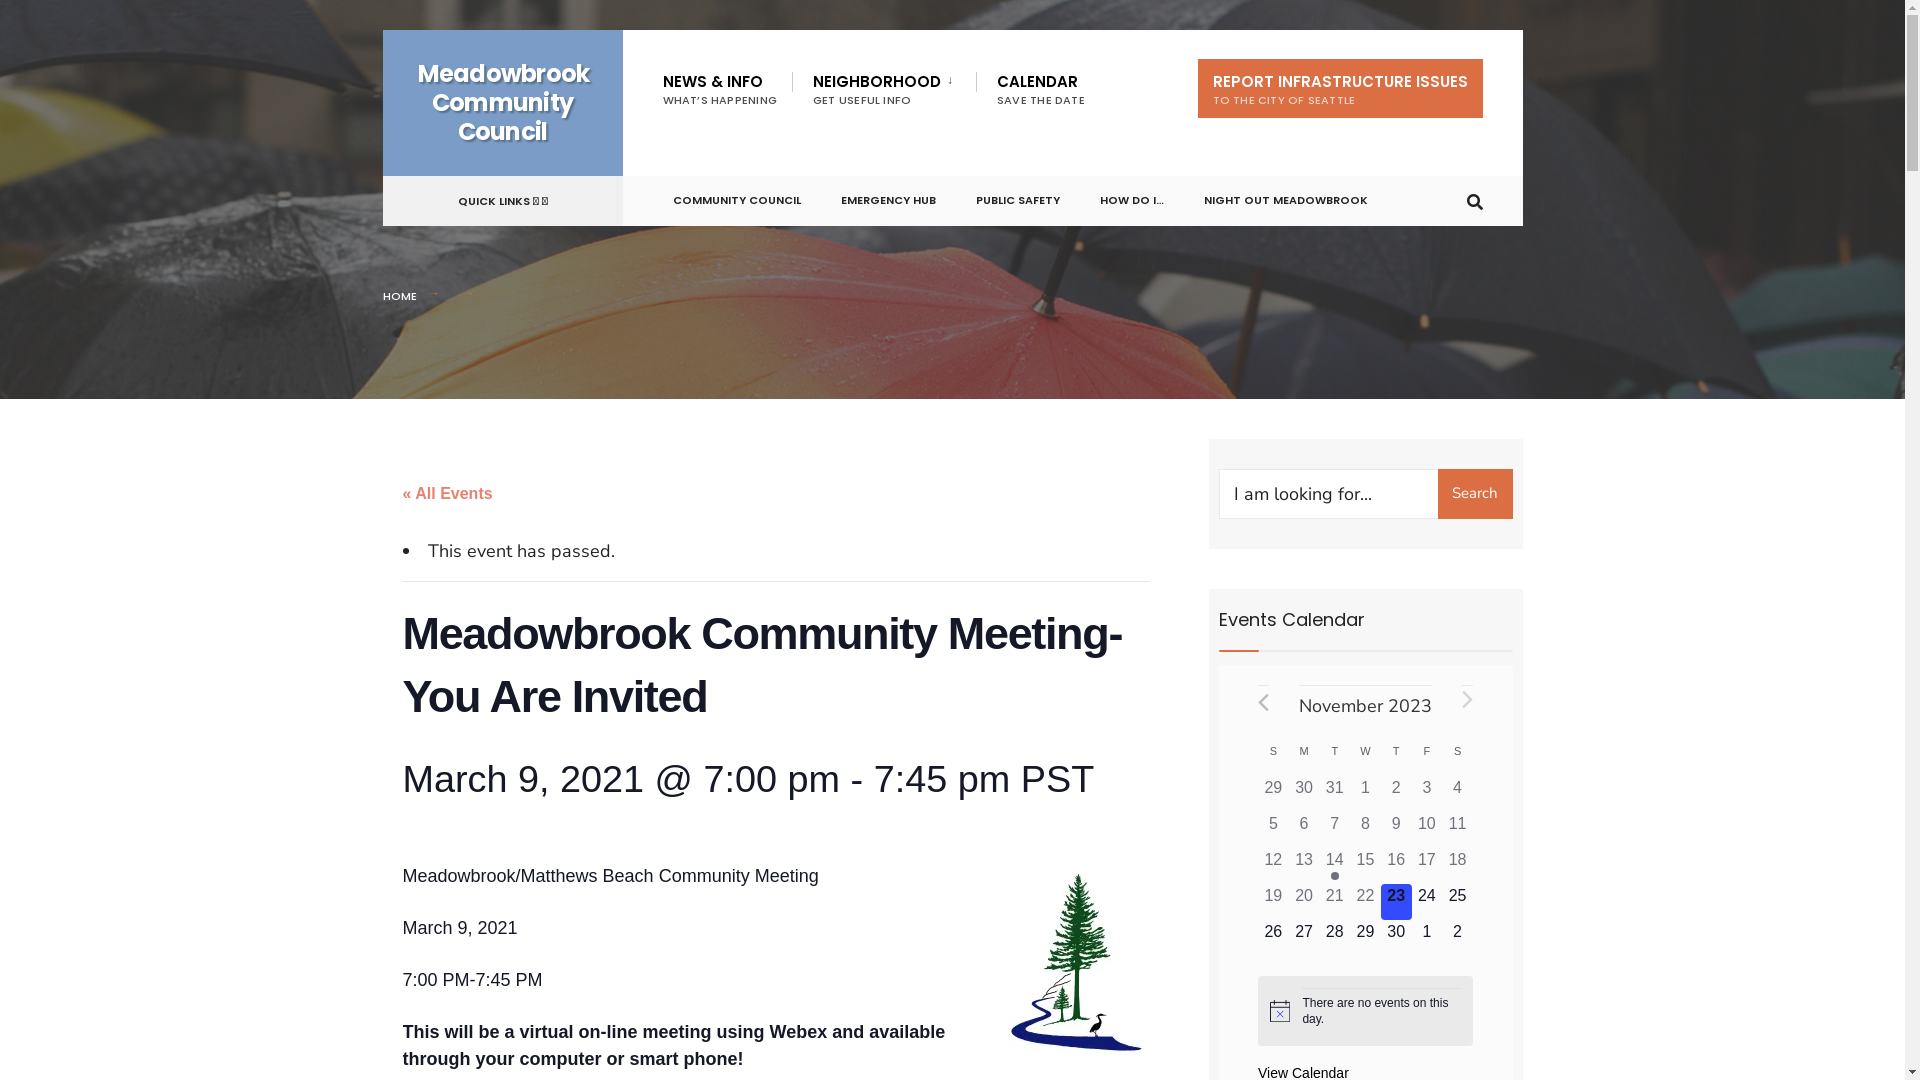  I want to click on 'Skip to content', so click(382, 29).